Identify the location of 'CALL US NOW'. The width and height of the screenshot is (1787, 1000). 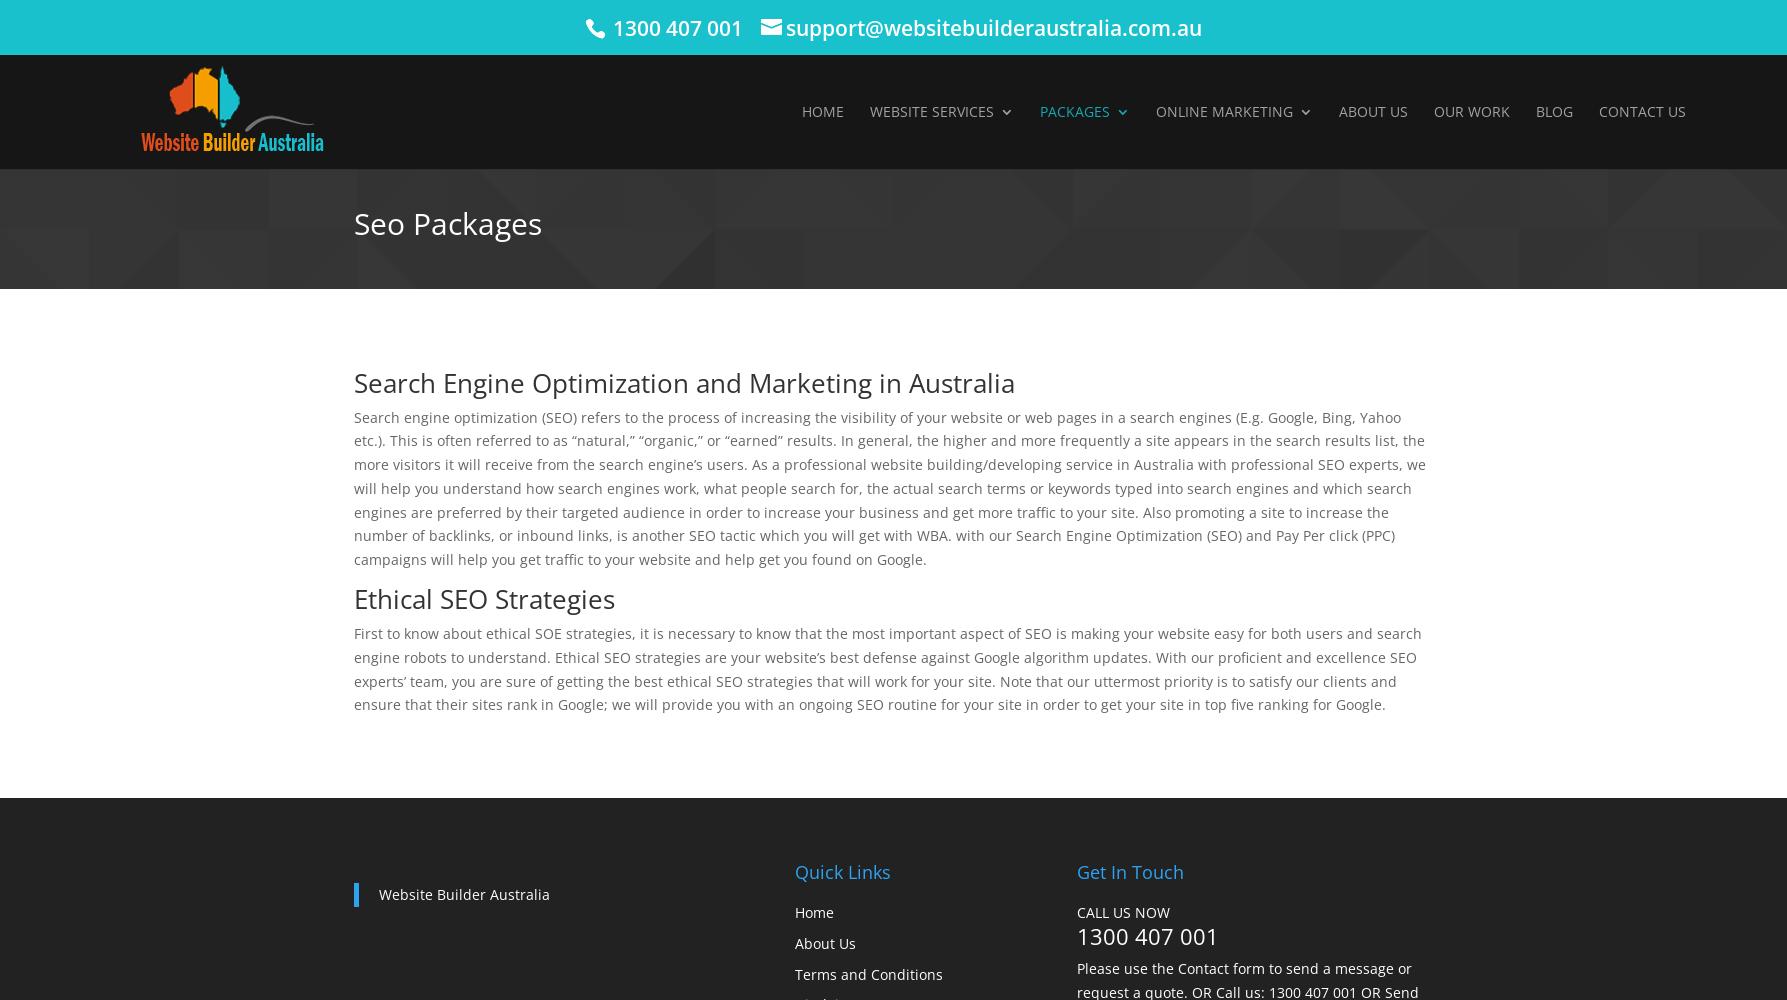
(1123, 912).